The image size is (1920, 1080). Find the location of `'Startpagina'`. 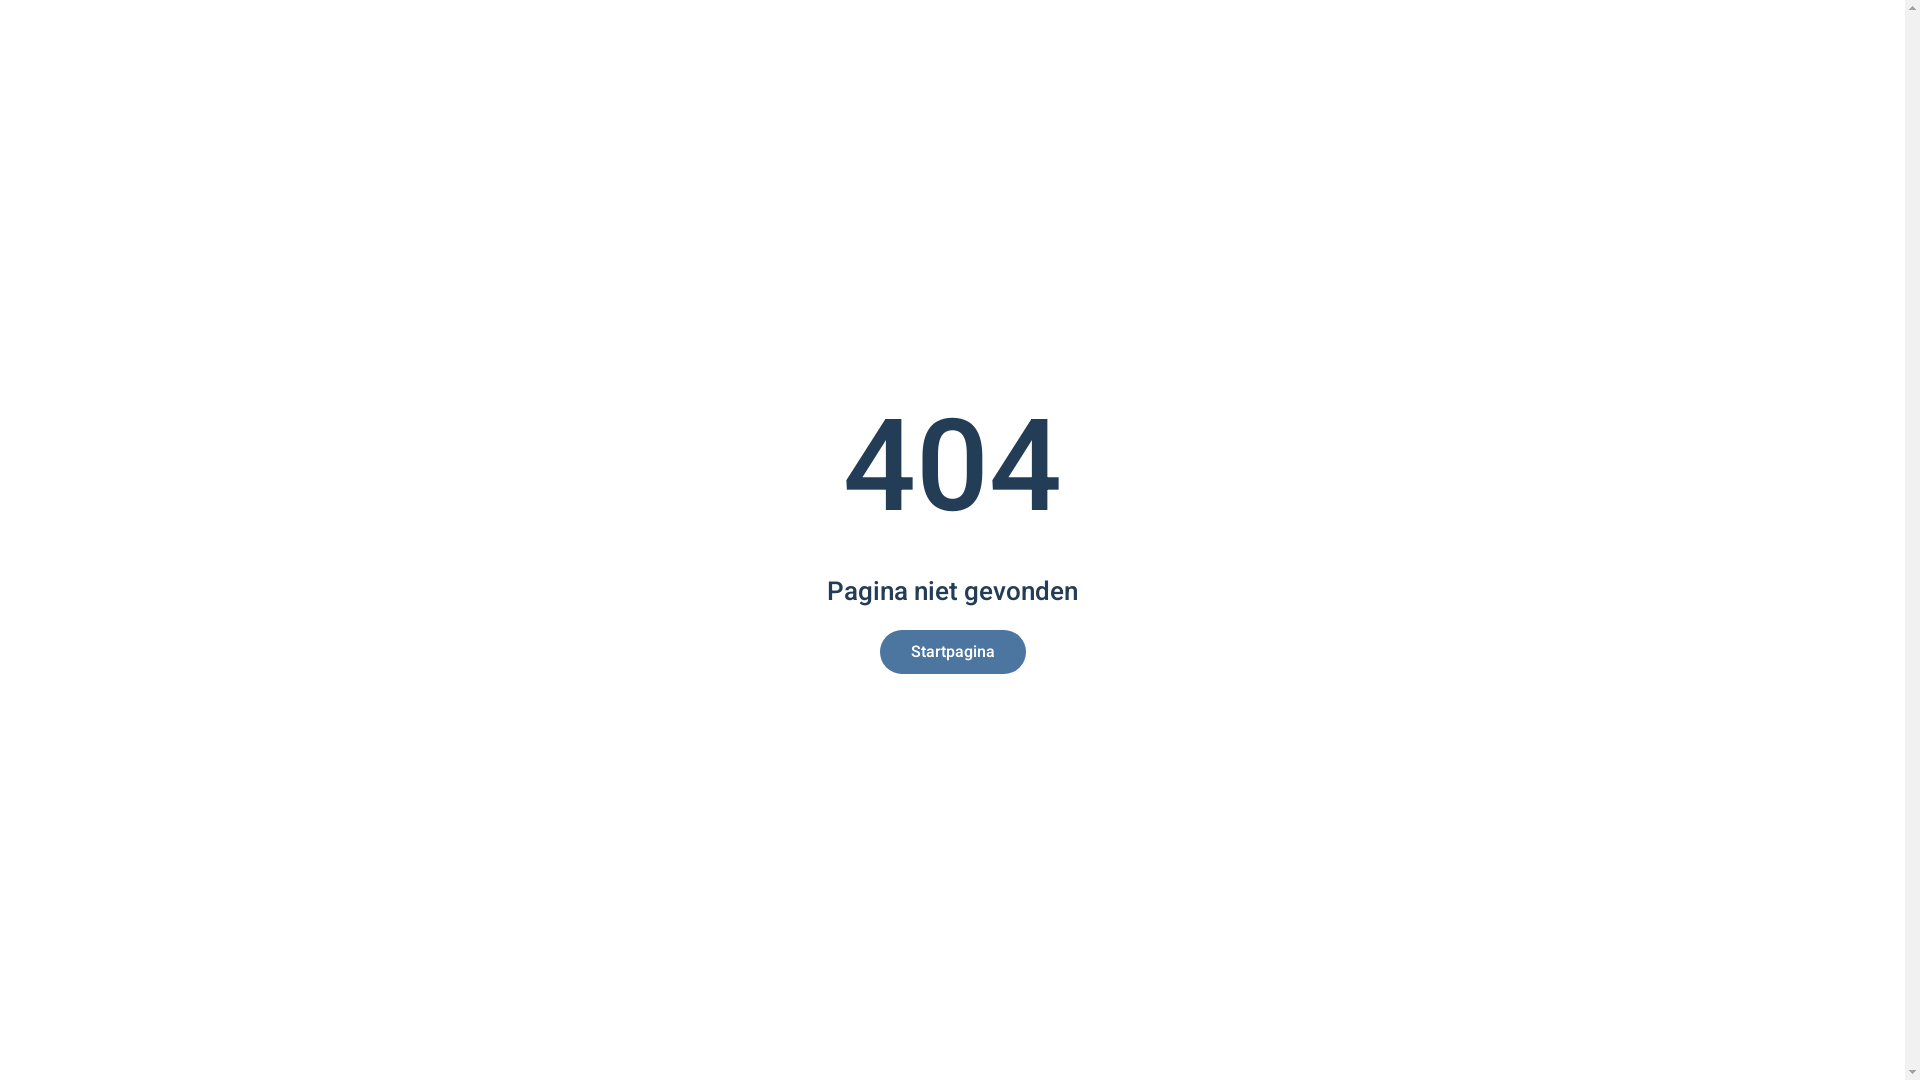

'Startpagina' is located at coordinates (879, 651).